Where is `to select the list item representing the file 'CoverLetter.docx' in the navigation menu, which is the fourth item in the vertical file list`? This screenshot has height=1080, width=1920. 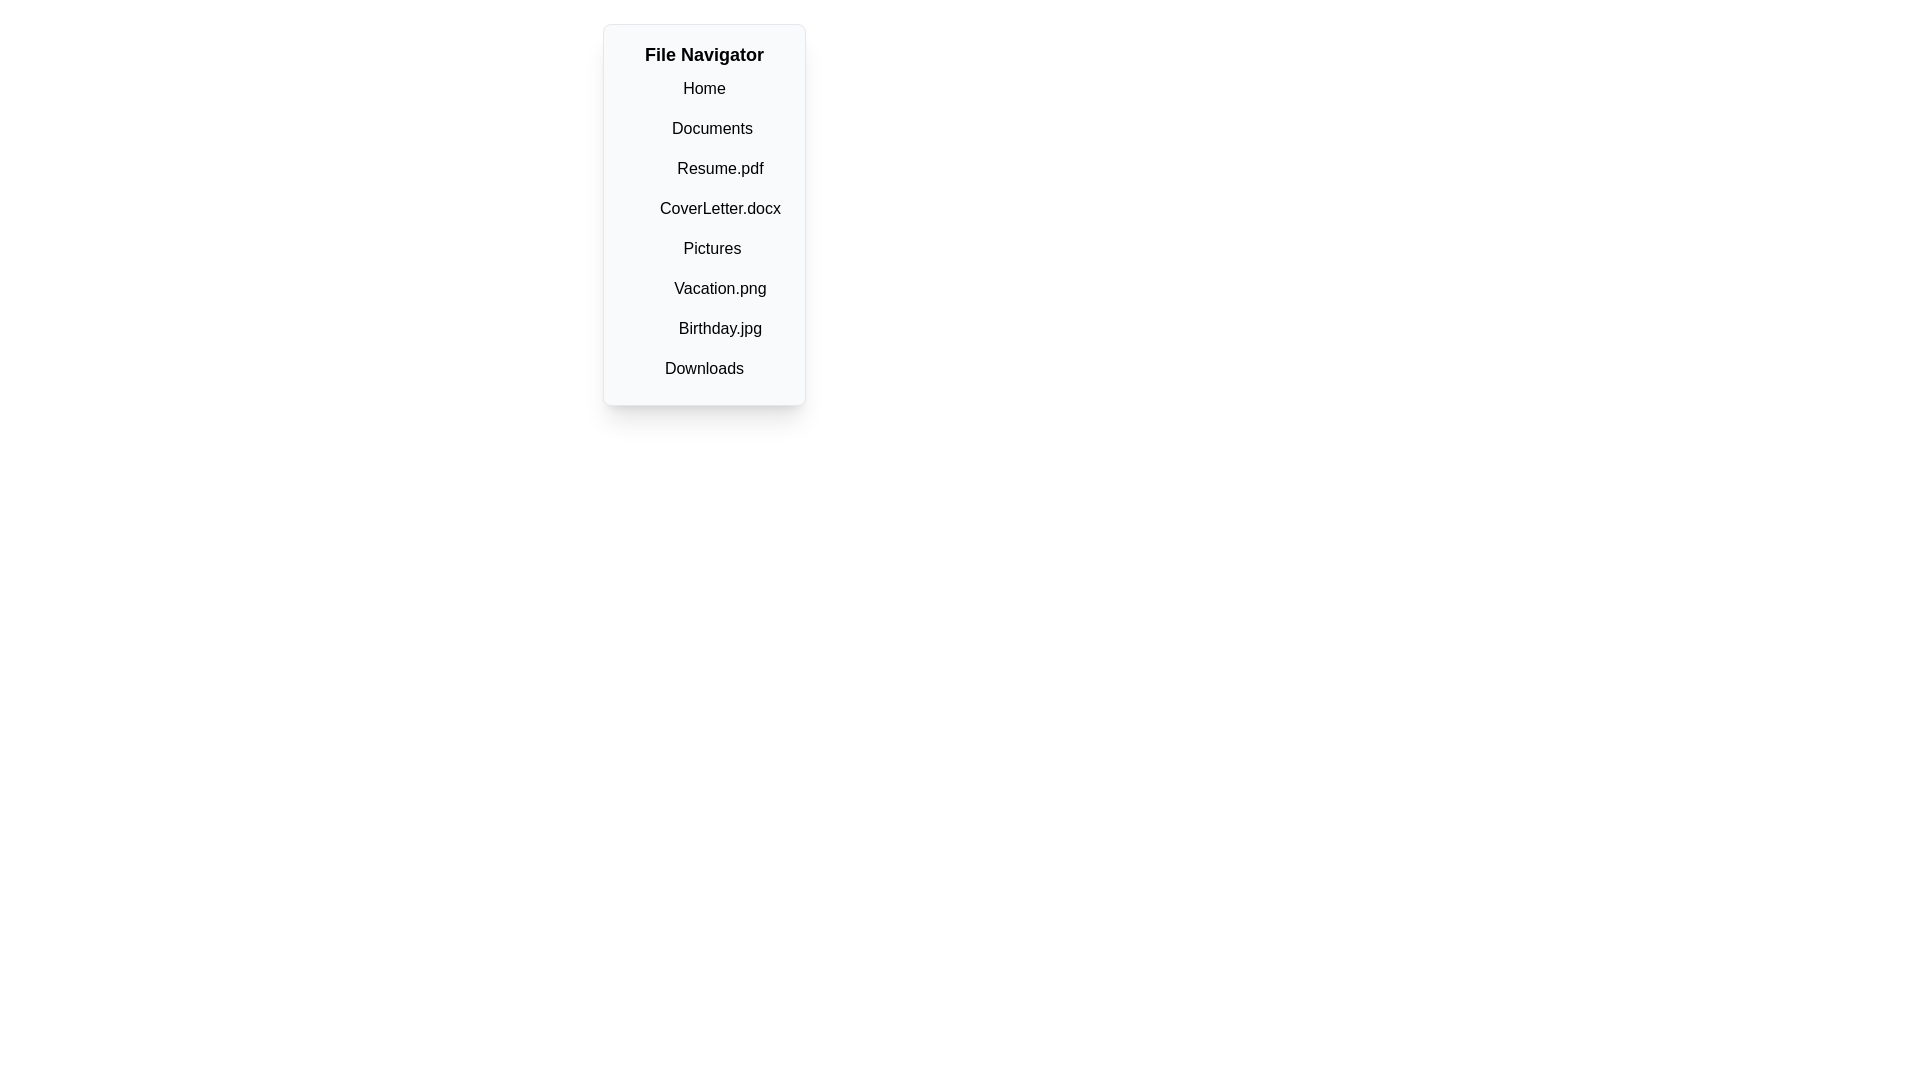 to select the list item representing the file 'CoverLetter.docx' in the navigation menu, which is the fourth item in the vertical file list is located at coordinates (704, 208).